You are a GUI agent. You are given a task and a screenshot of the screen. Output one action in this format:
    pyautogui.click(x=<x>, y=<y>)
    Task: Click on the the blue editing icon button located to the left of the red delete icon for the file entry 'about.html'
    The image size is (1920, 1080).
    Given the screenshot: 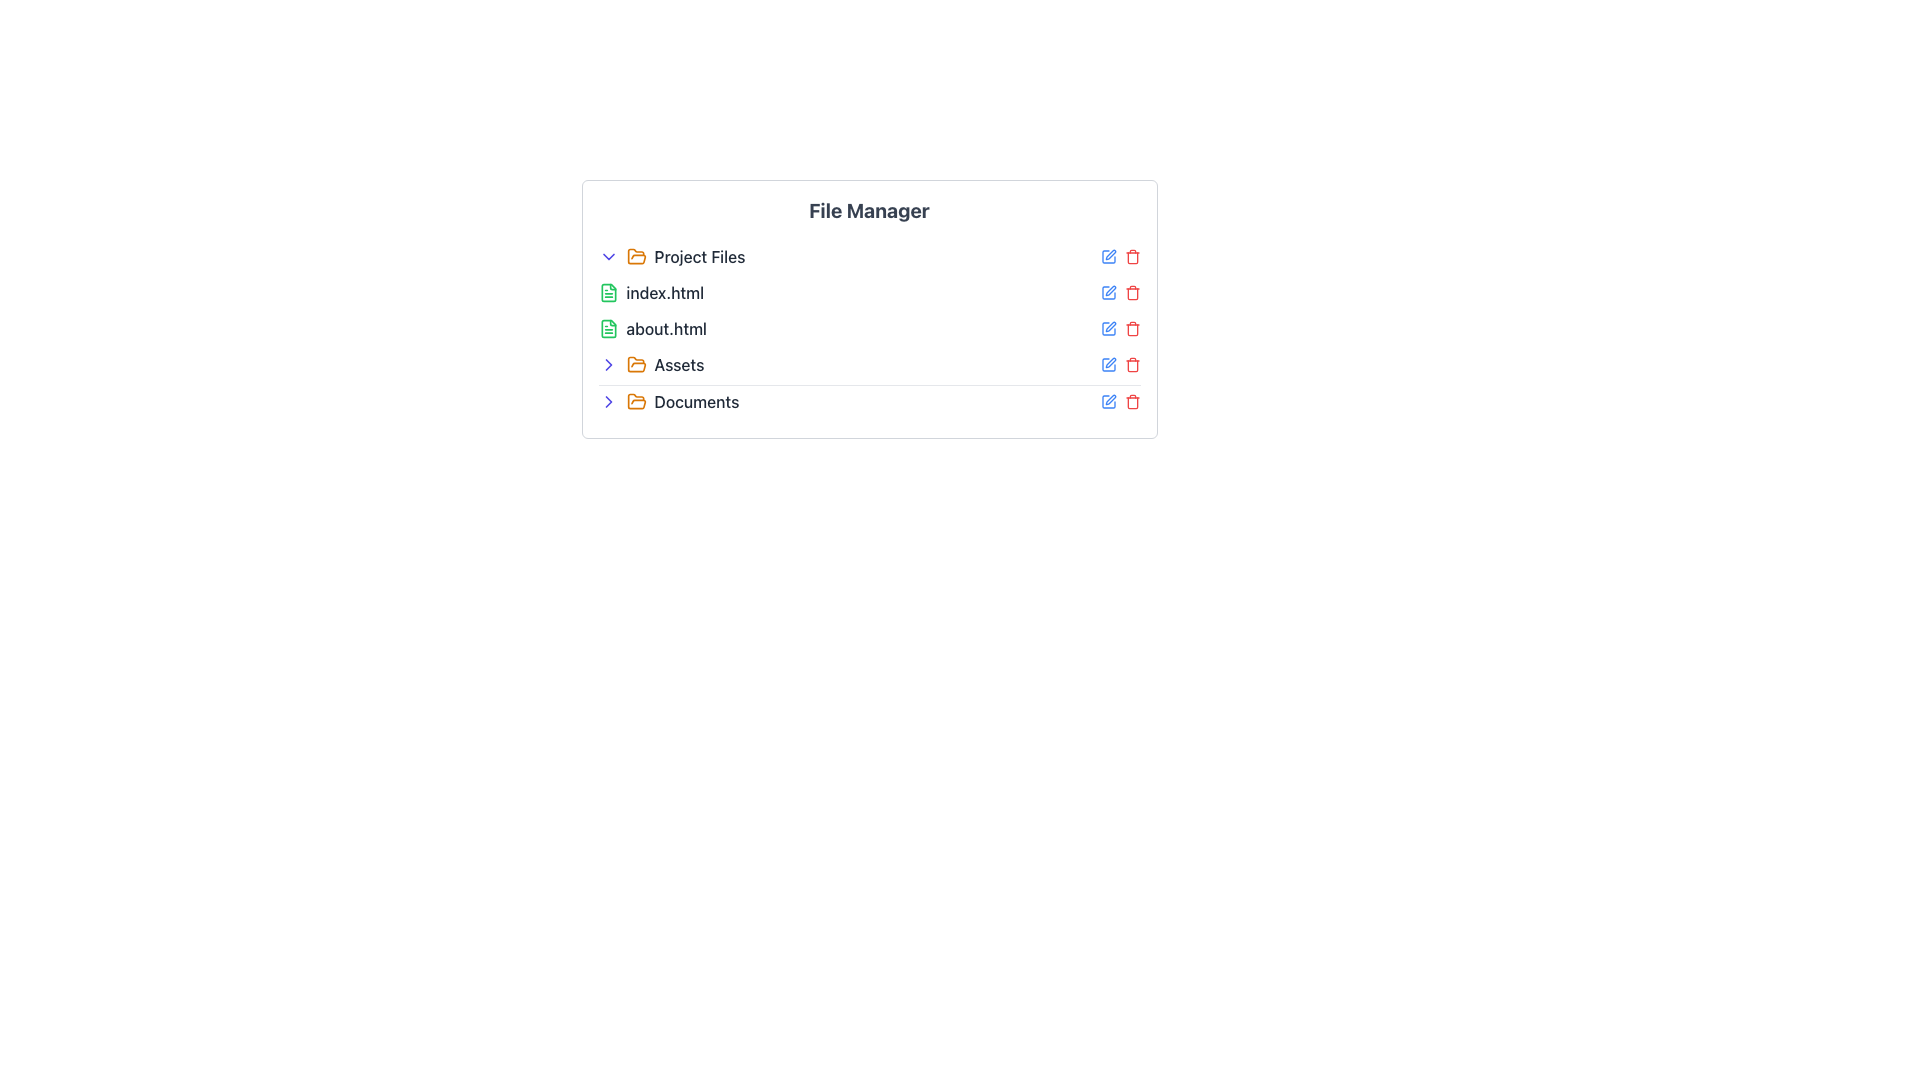 What is the action you would take?
    pyautogui.click(x=1107, y=327)
    